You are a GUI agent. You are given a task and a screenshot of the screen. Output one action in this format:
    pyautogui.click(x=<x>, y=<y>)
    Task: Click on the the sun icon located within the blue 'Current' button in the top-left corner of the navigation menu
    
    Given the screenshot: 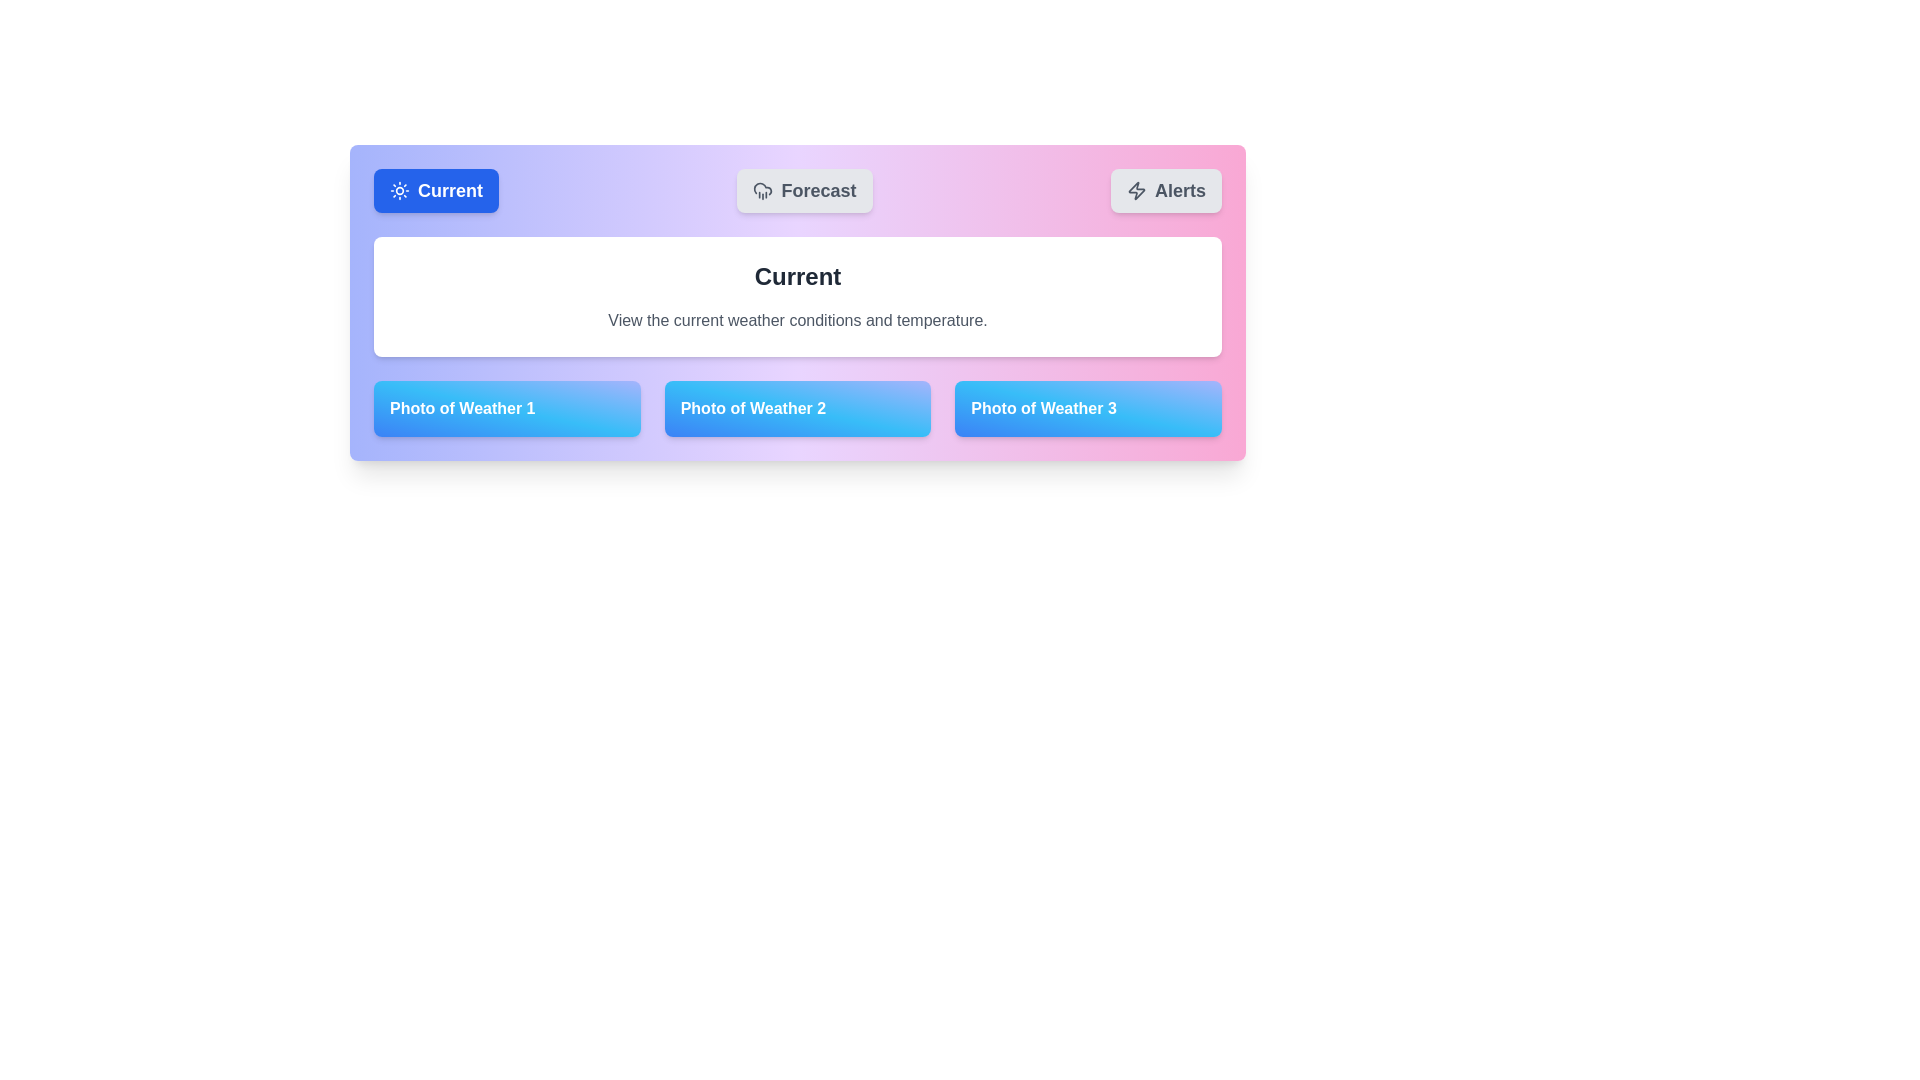 What is the action you would take?
    pyautogui.click(x=399, y=191)
    